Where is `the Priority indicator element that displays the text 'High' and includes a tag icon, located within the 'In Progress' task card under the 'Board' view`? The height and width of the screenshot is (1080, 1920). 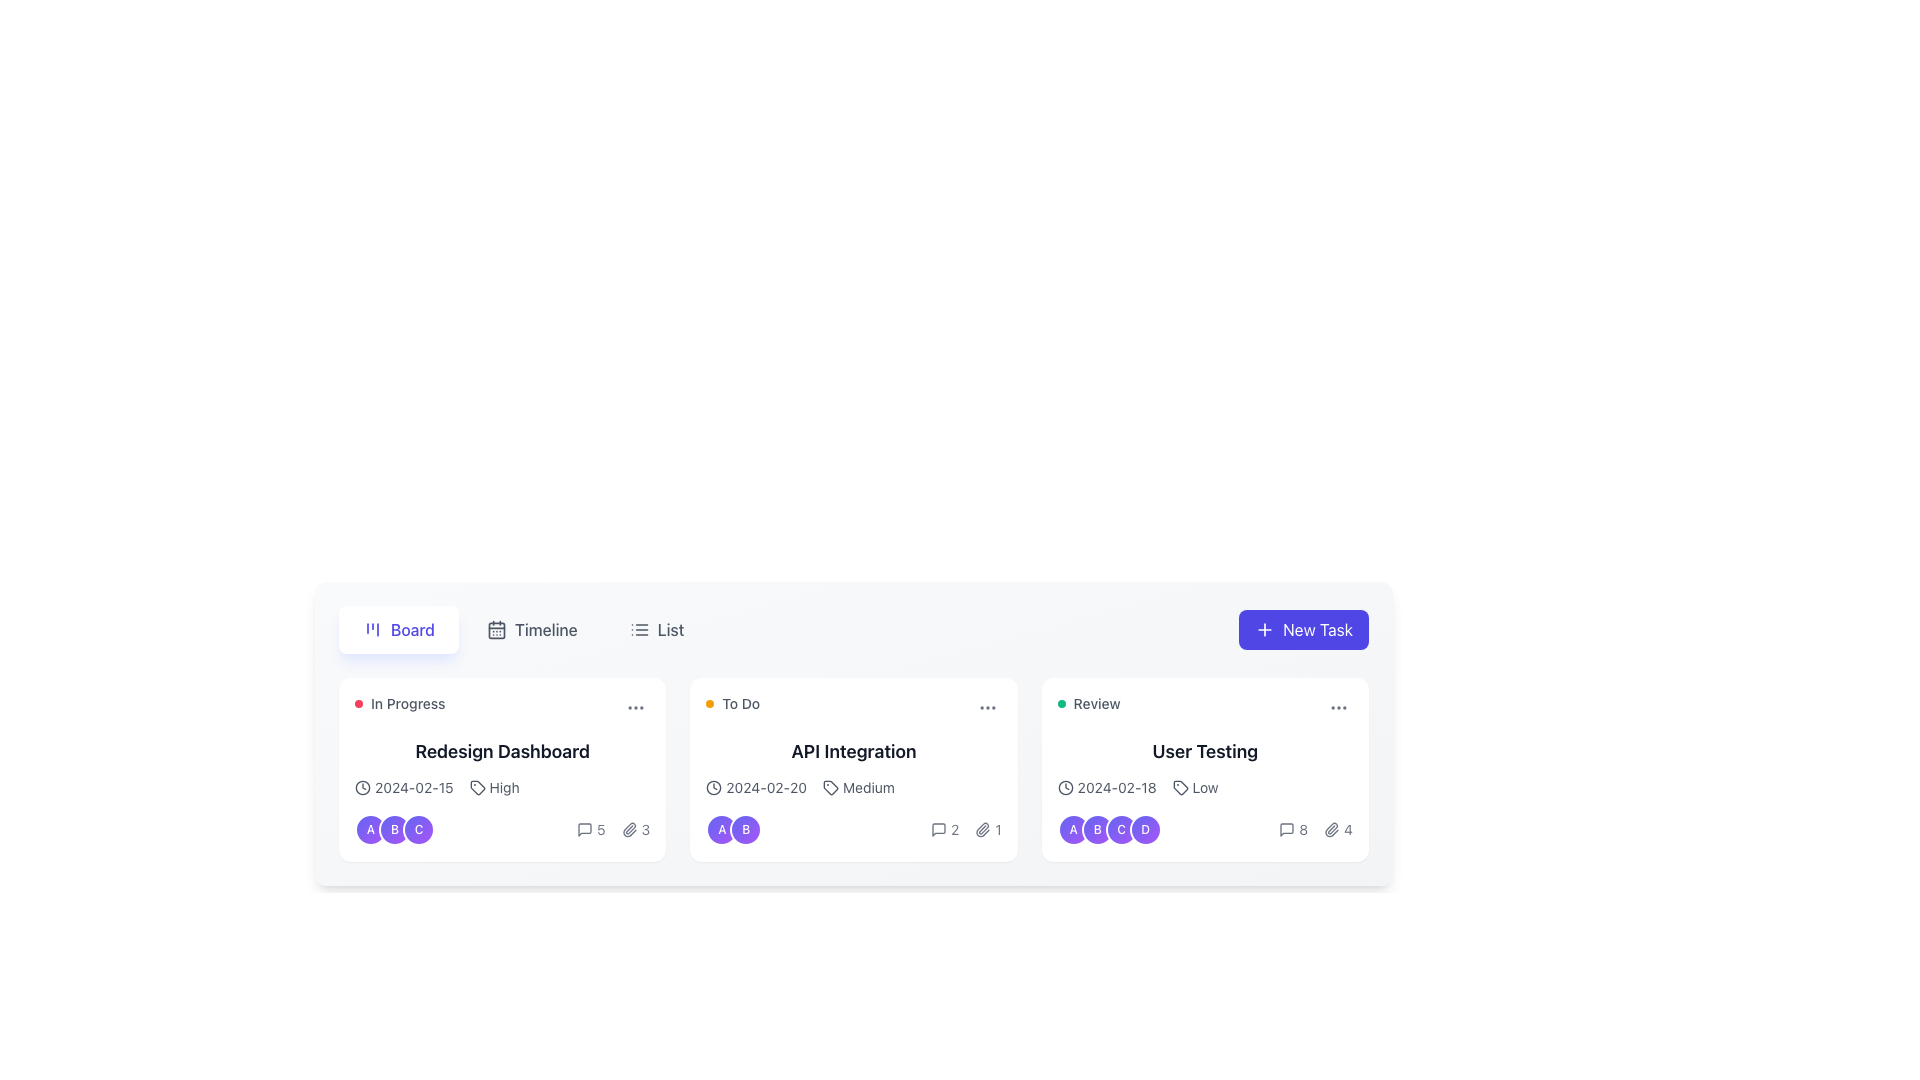
the Priority indicator element that displays the text 'High' and includes a tag icon, located within the 'In Progress' task card under the 'Board' view is located at coordinates (494, 786).